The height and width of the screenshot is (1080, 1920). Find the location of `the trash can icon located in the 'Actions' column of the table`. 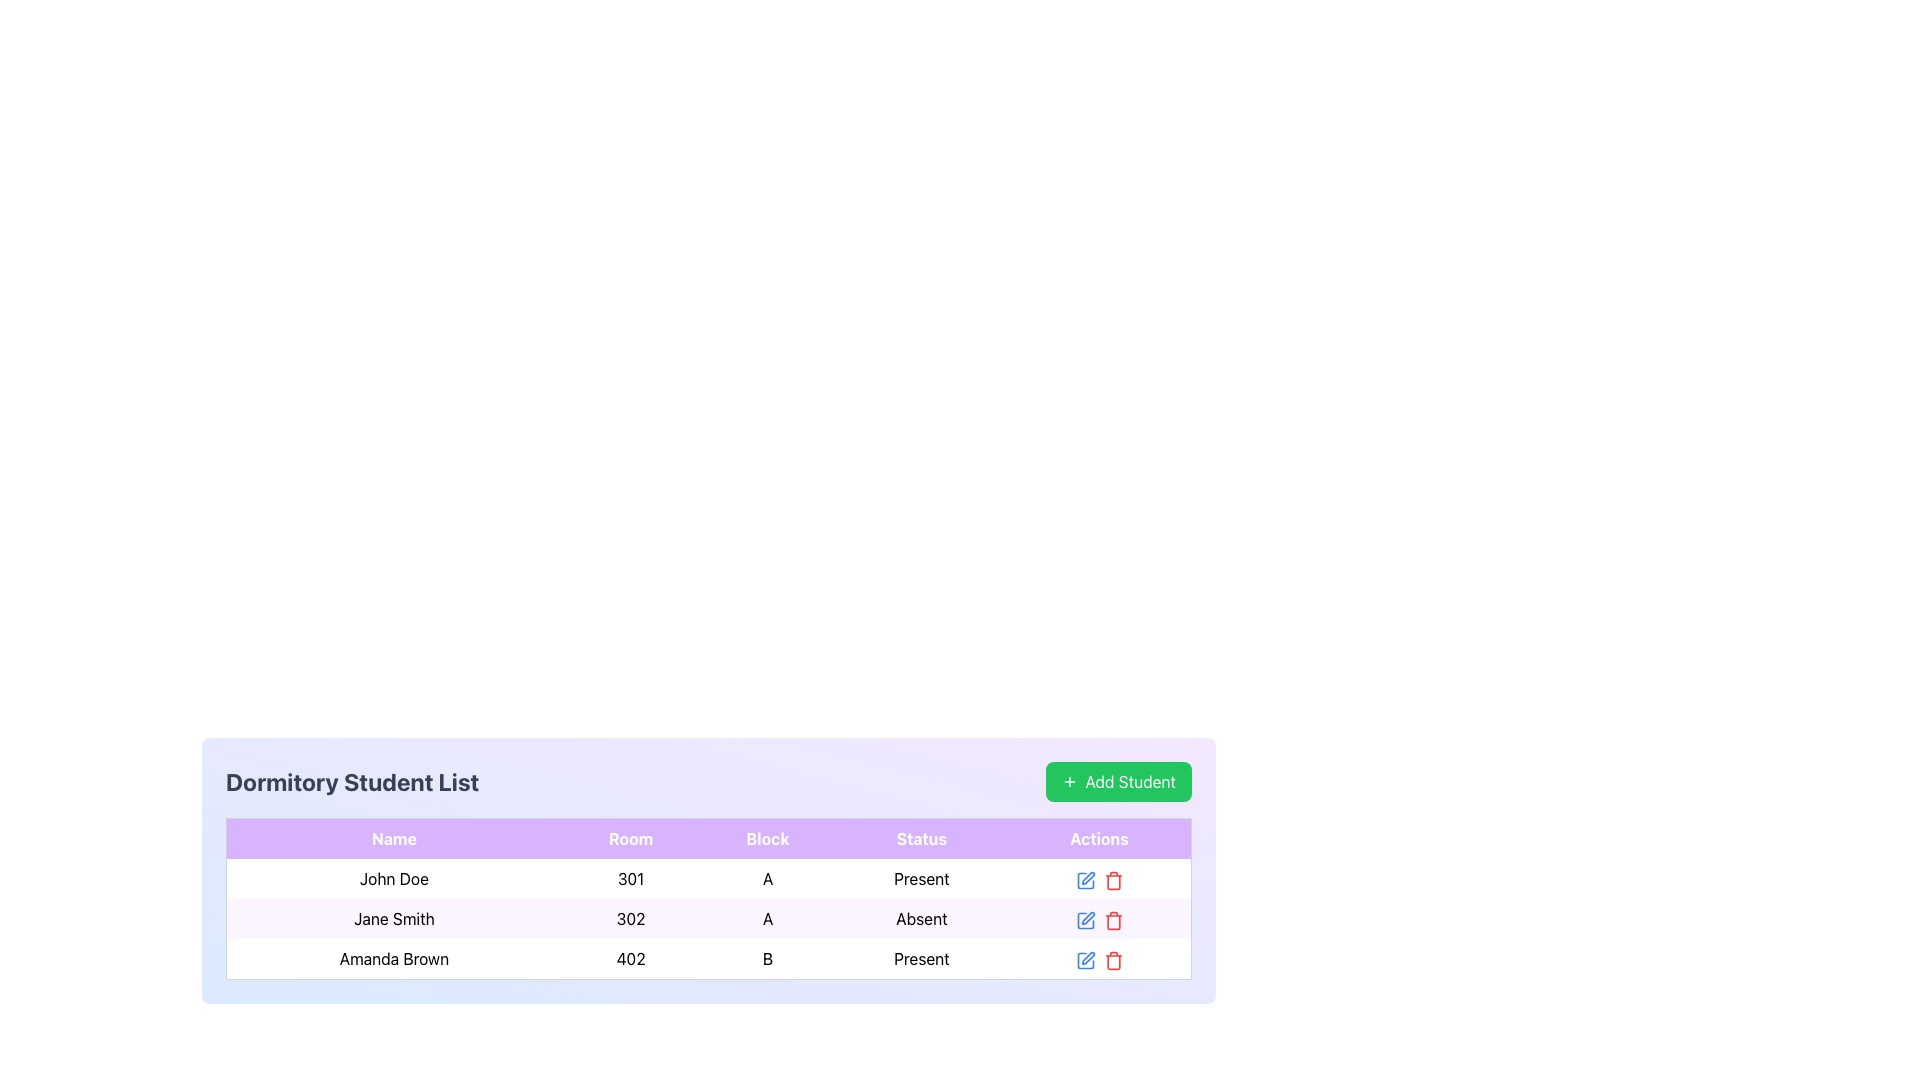

the trash can icon located in the 'Actions' column of the table is located at coordinates (1112, 922).